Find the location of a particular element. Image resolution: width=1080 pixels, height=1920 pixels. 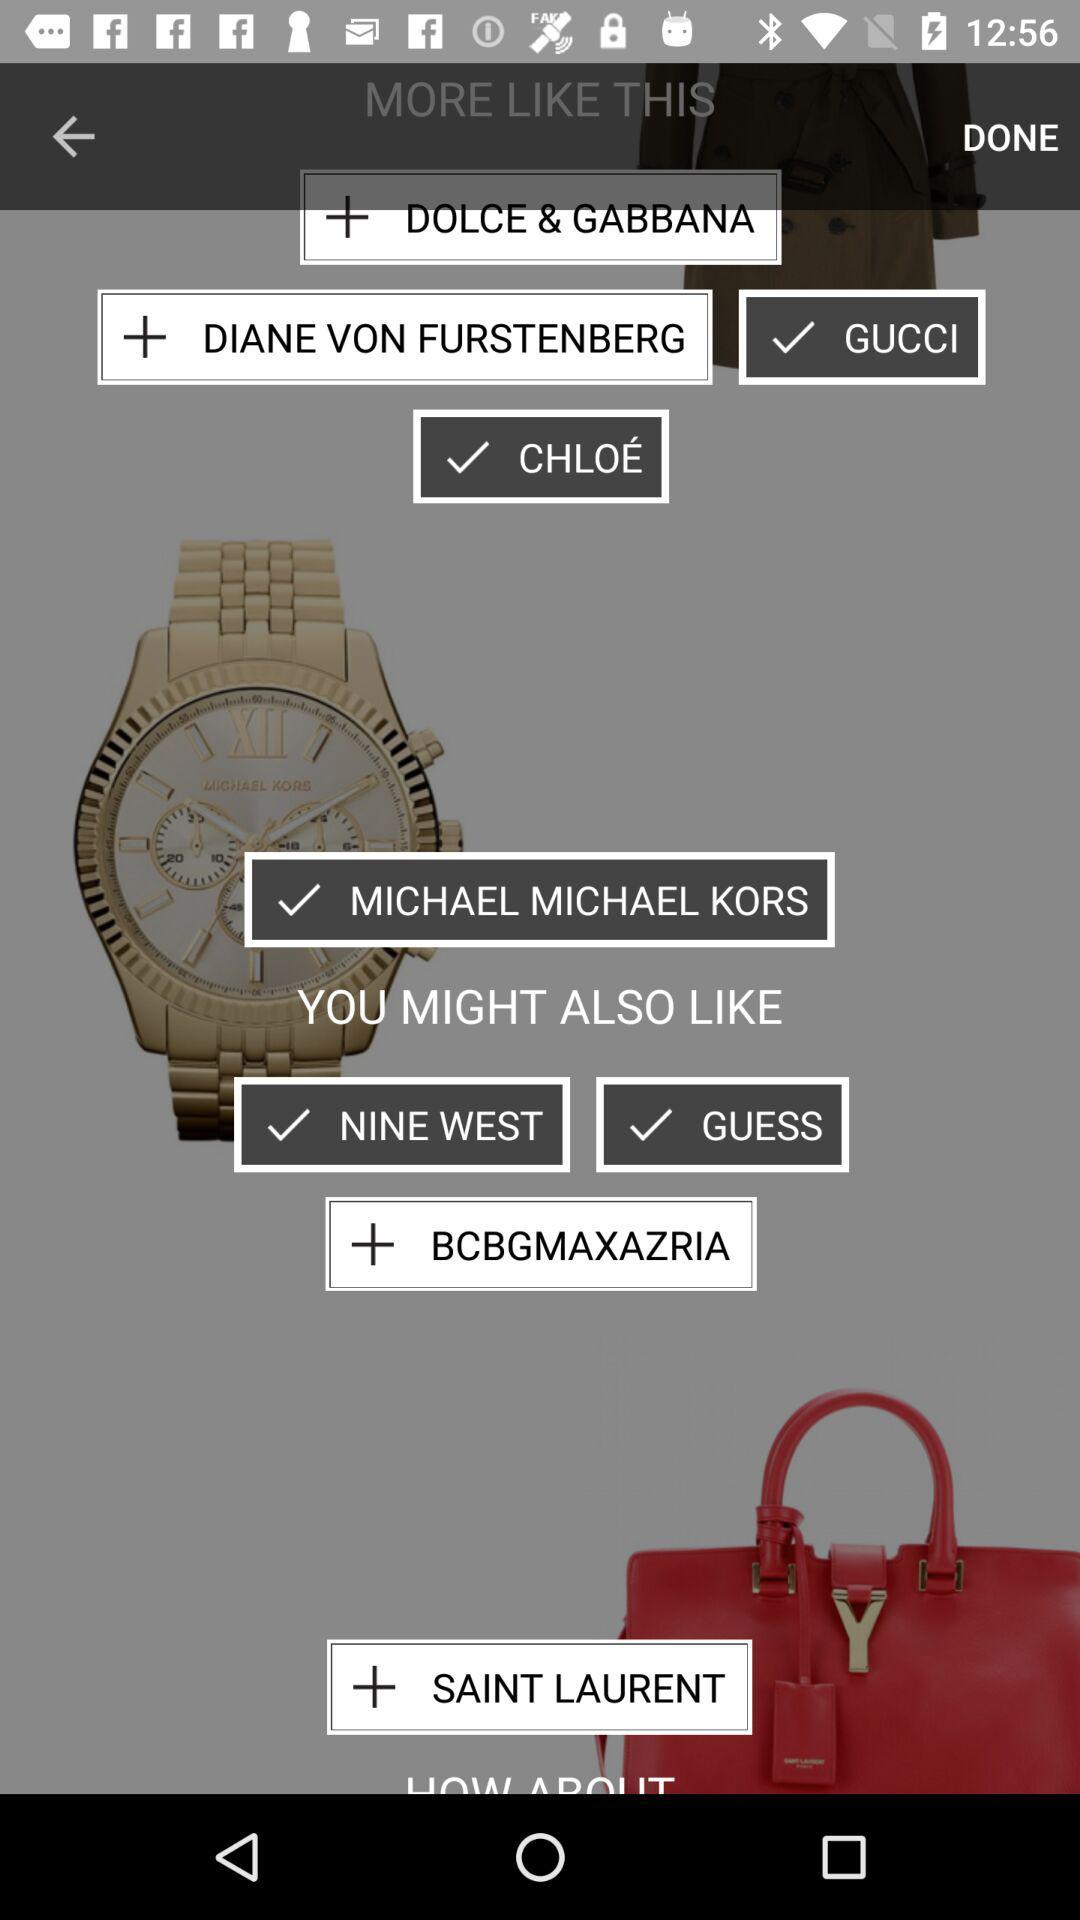

saint laurent icon is located at coordinates (538, 1686).